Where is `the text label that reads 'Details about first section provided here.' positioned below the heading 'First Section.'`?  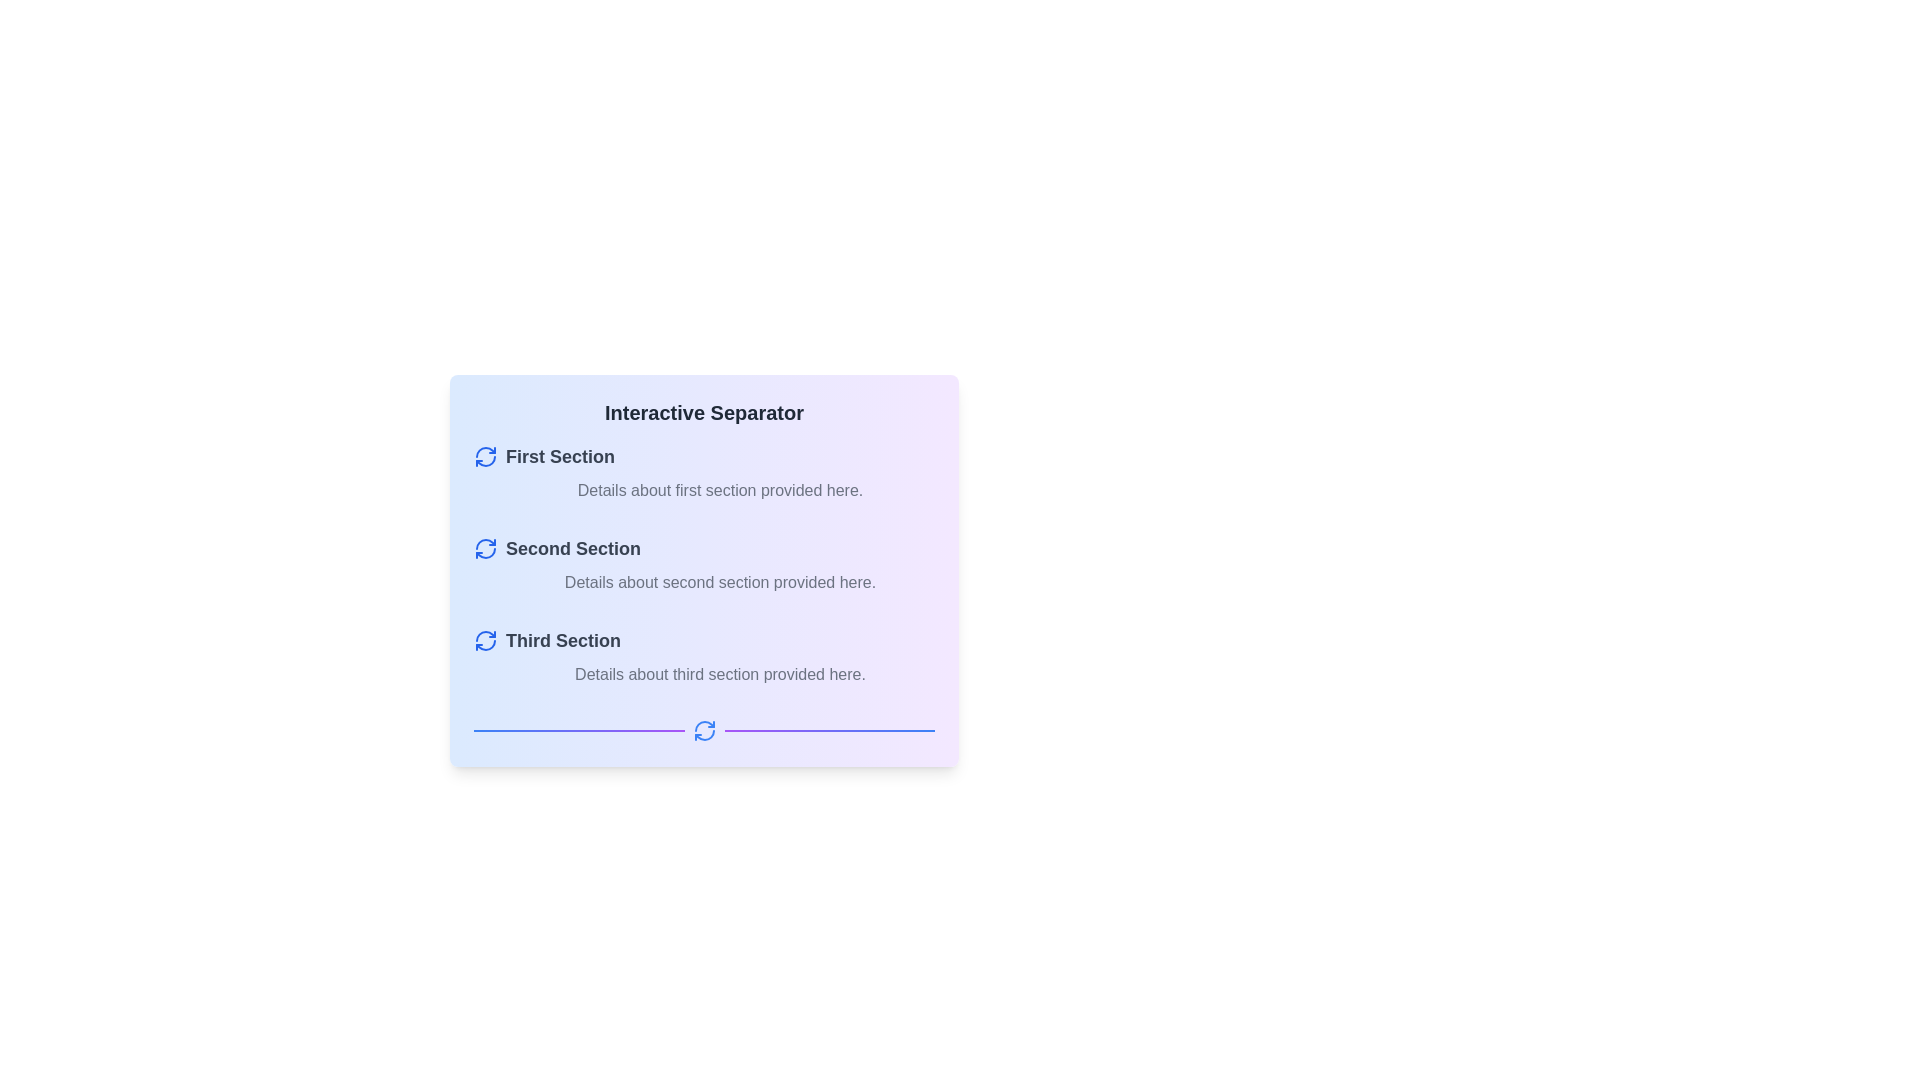 the text label that reads 'Details about first section provided here.' positioned below the heading 'First Section.' is located at coordinates (720, 490).